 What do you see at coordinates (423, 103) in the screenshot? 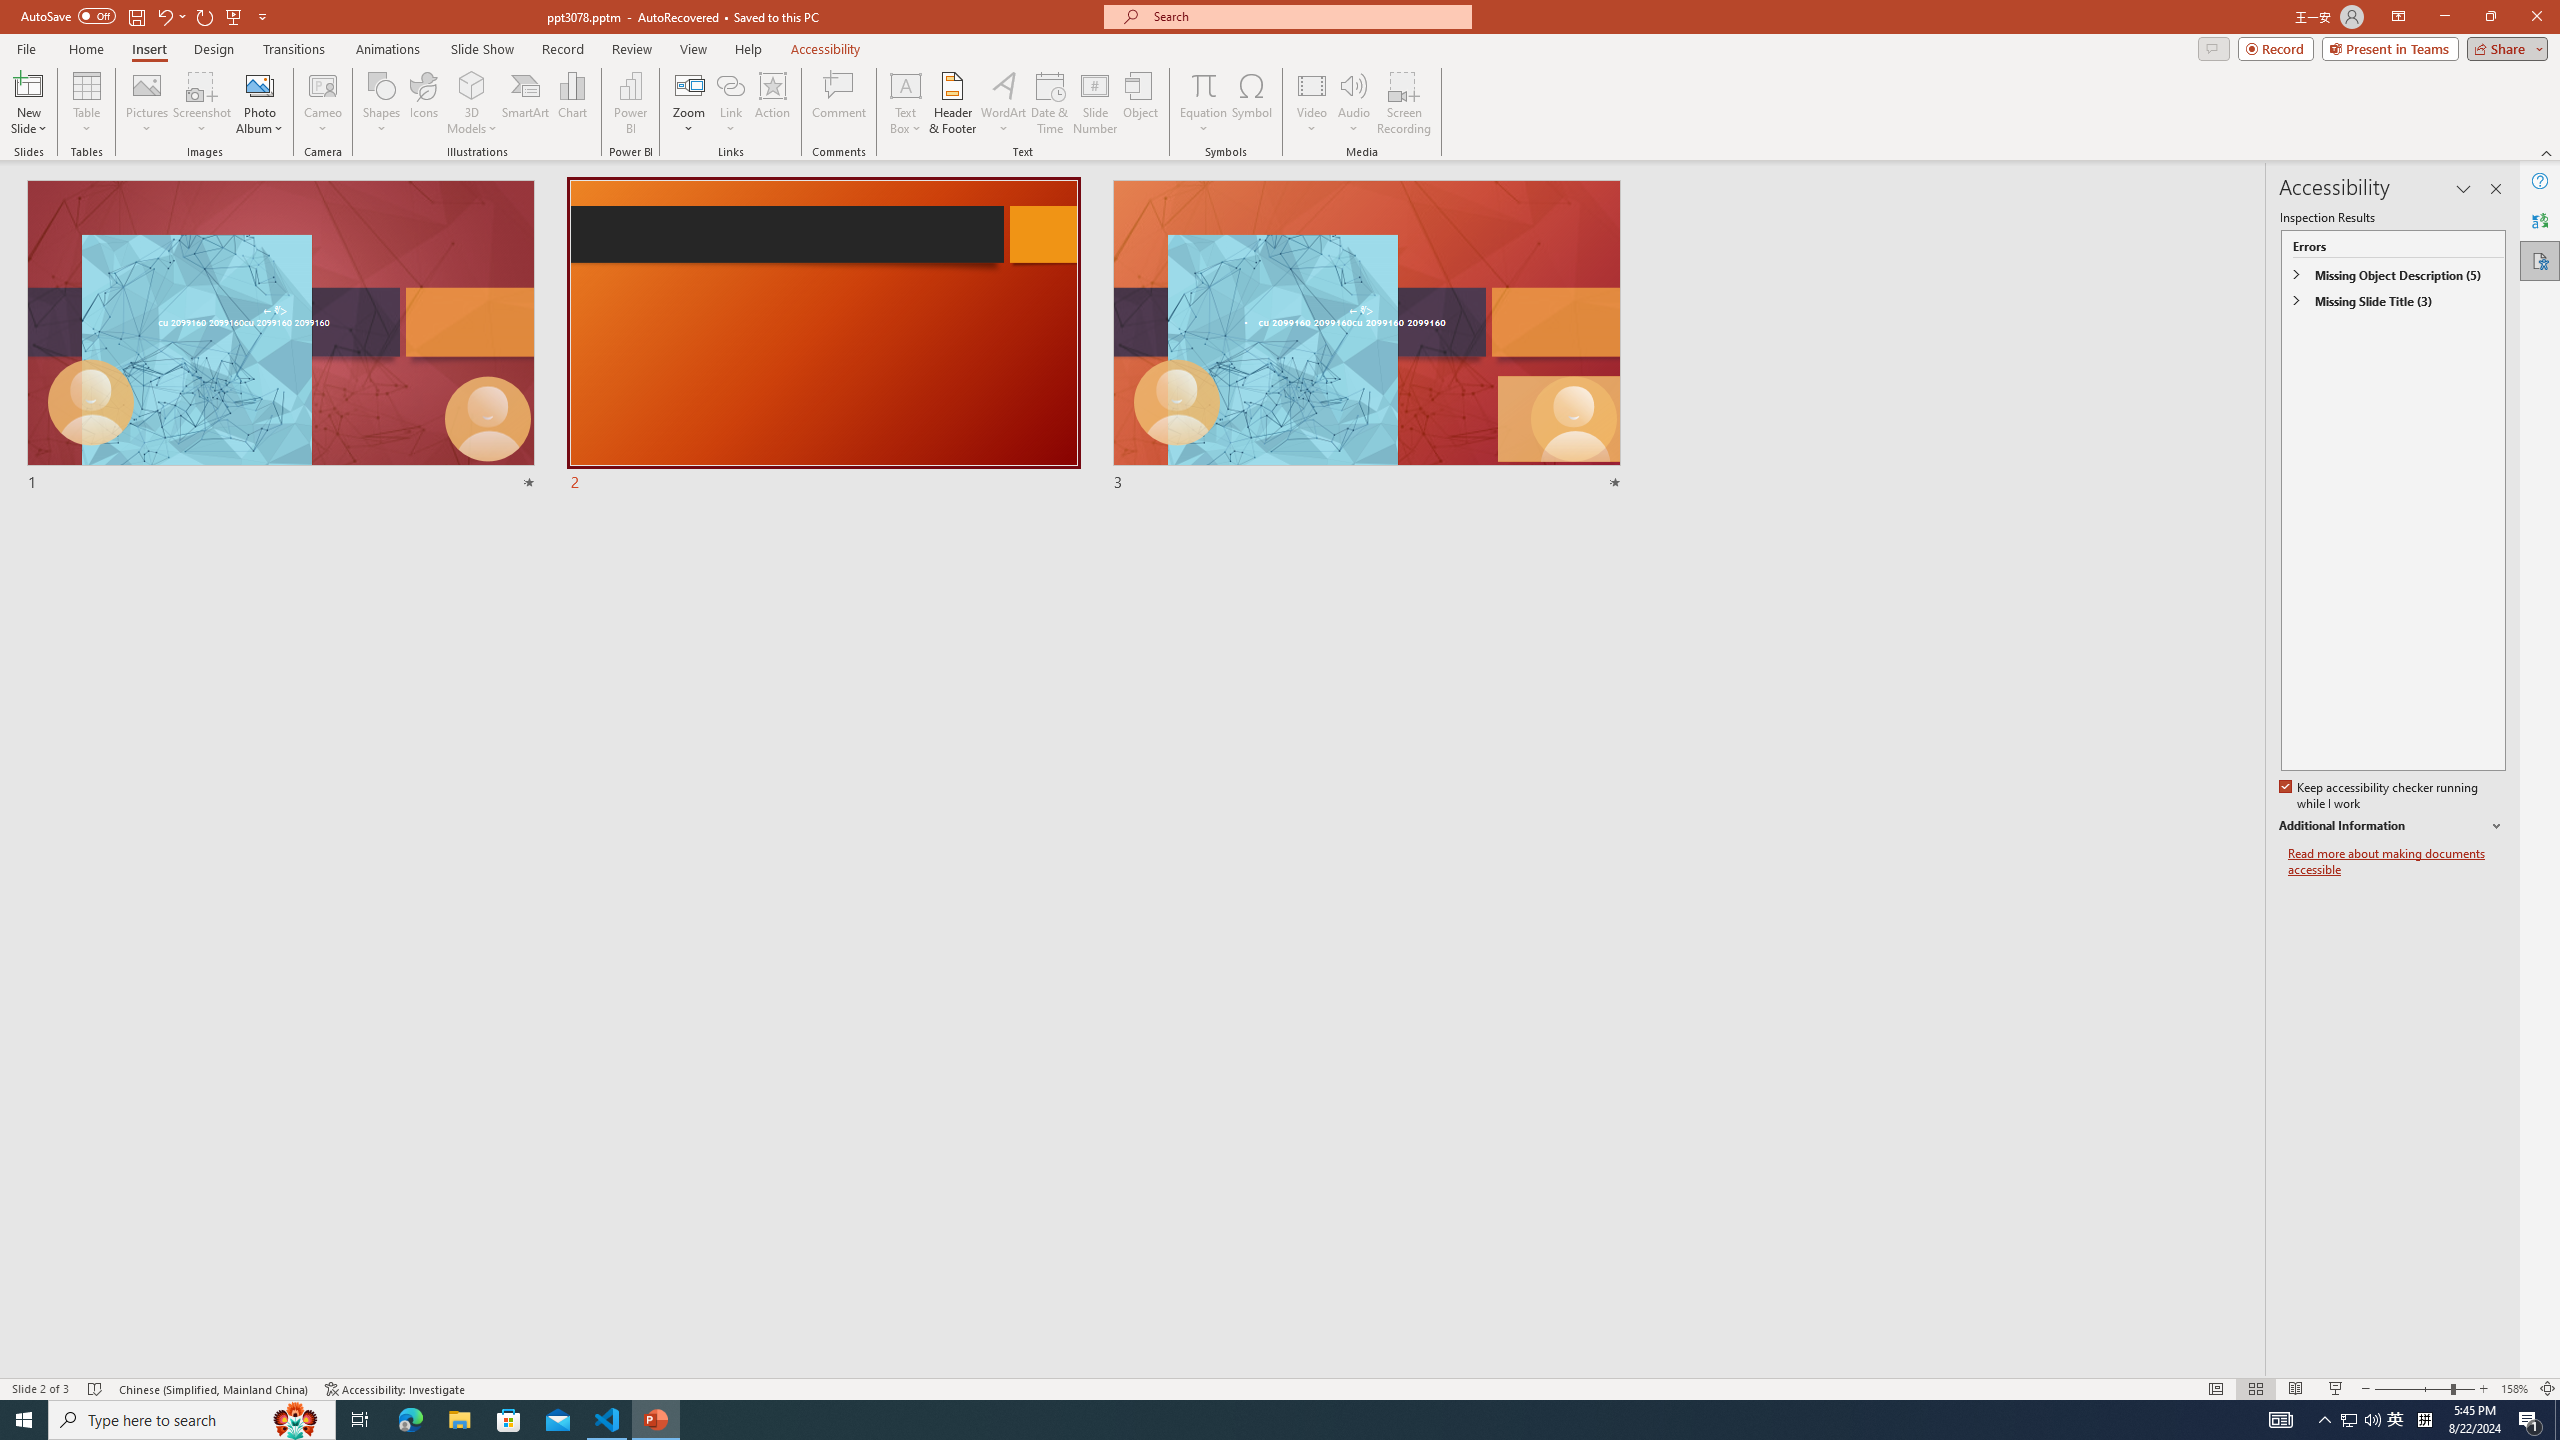
I see `'Icons'` at bounding box center [423, 103].